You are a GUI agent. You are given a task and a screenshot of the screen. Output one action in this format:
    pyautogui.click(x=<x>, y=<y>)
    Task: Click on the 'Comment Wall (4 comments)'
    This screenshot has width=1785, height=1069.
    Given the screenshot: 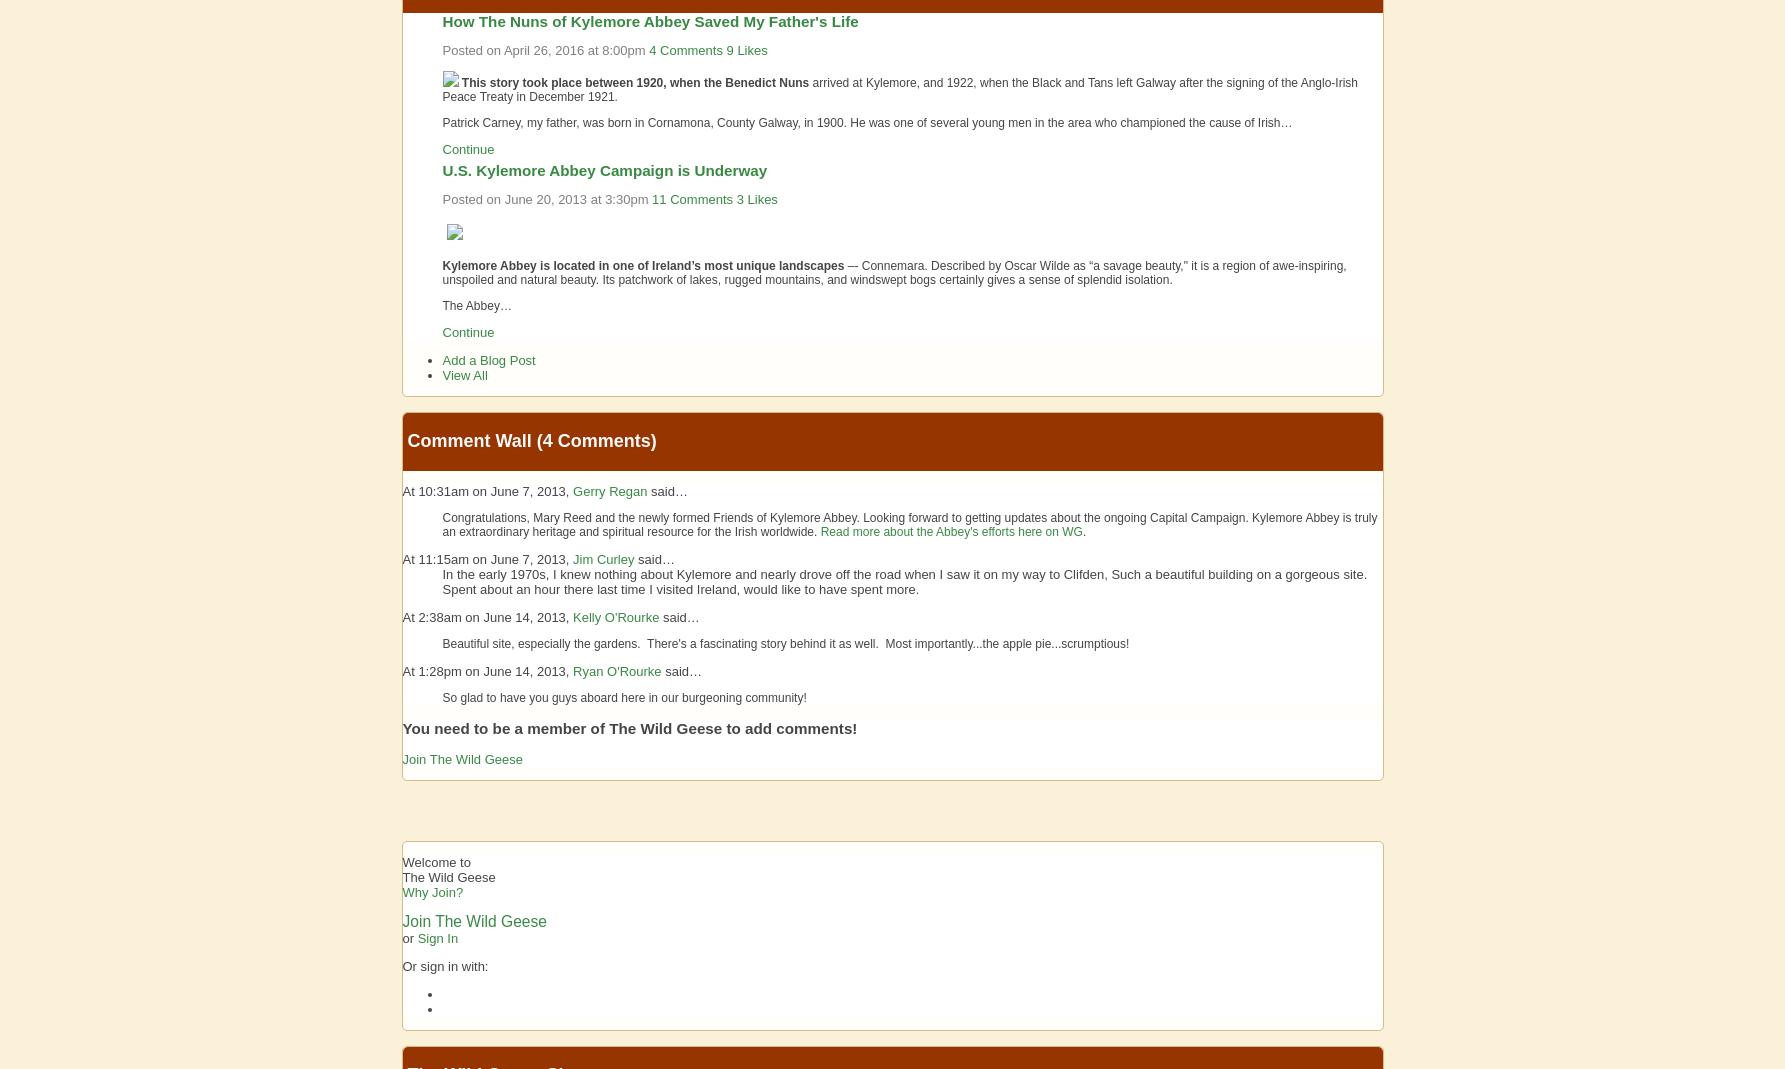 What is the action you would take?
    pyautogui.click(x=531, y=439)
    